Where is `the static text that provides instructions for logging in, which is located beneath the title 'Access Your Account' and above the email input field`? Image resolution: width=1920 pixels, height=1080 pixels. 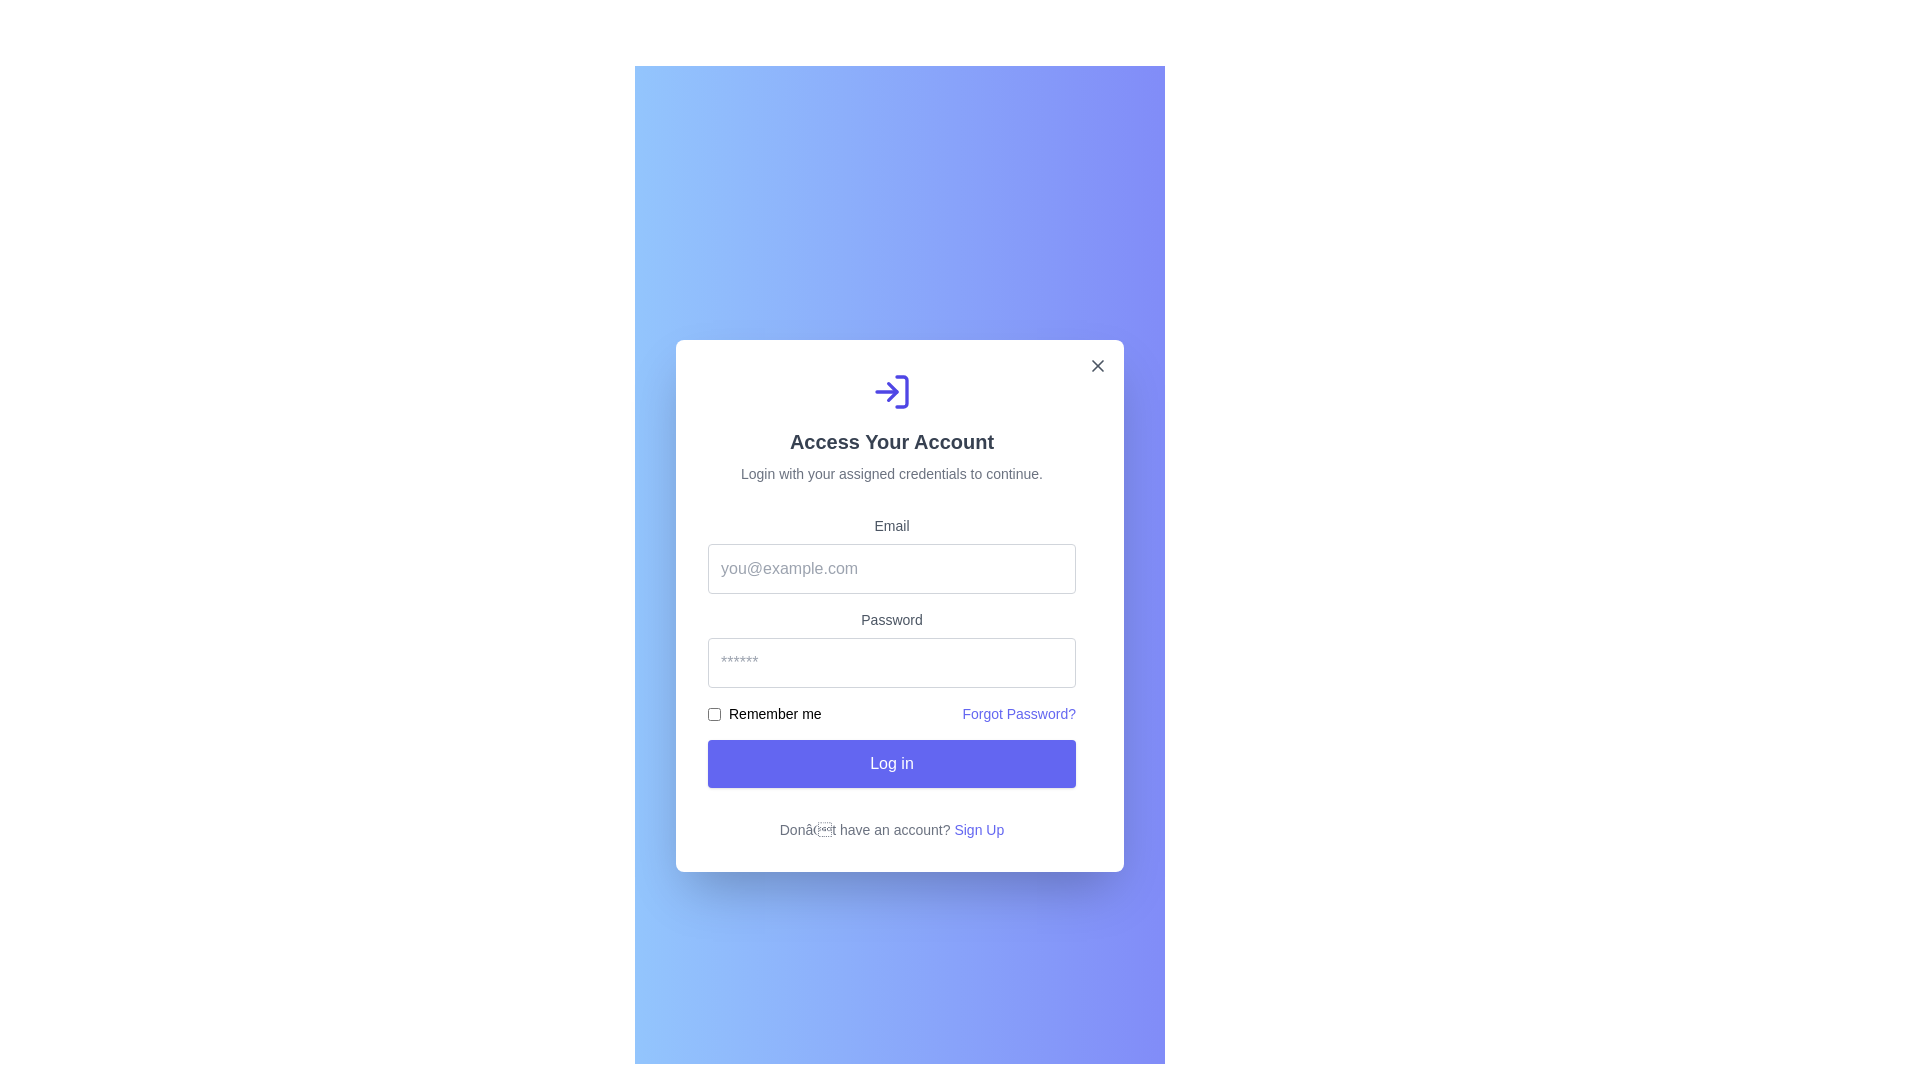 the static text that provides instructions for logging in, which is located beneath the title 'Access Your Account' and above the email input field is located at coordinates (891, 474).